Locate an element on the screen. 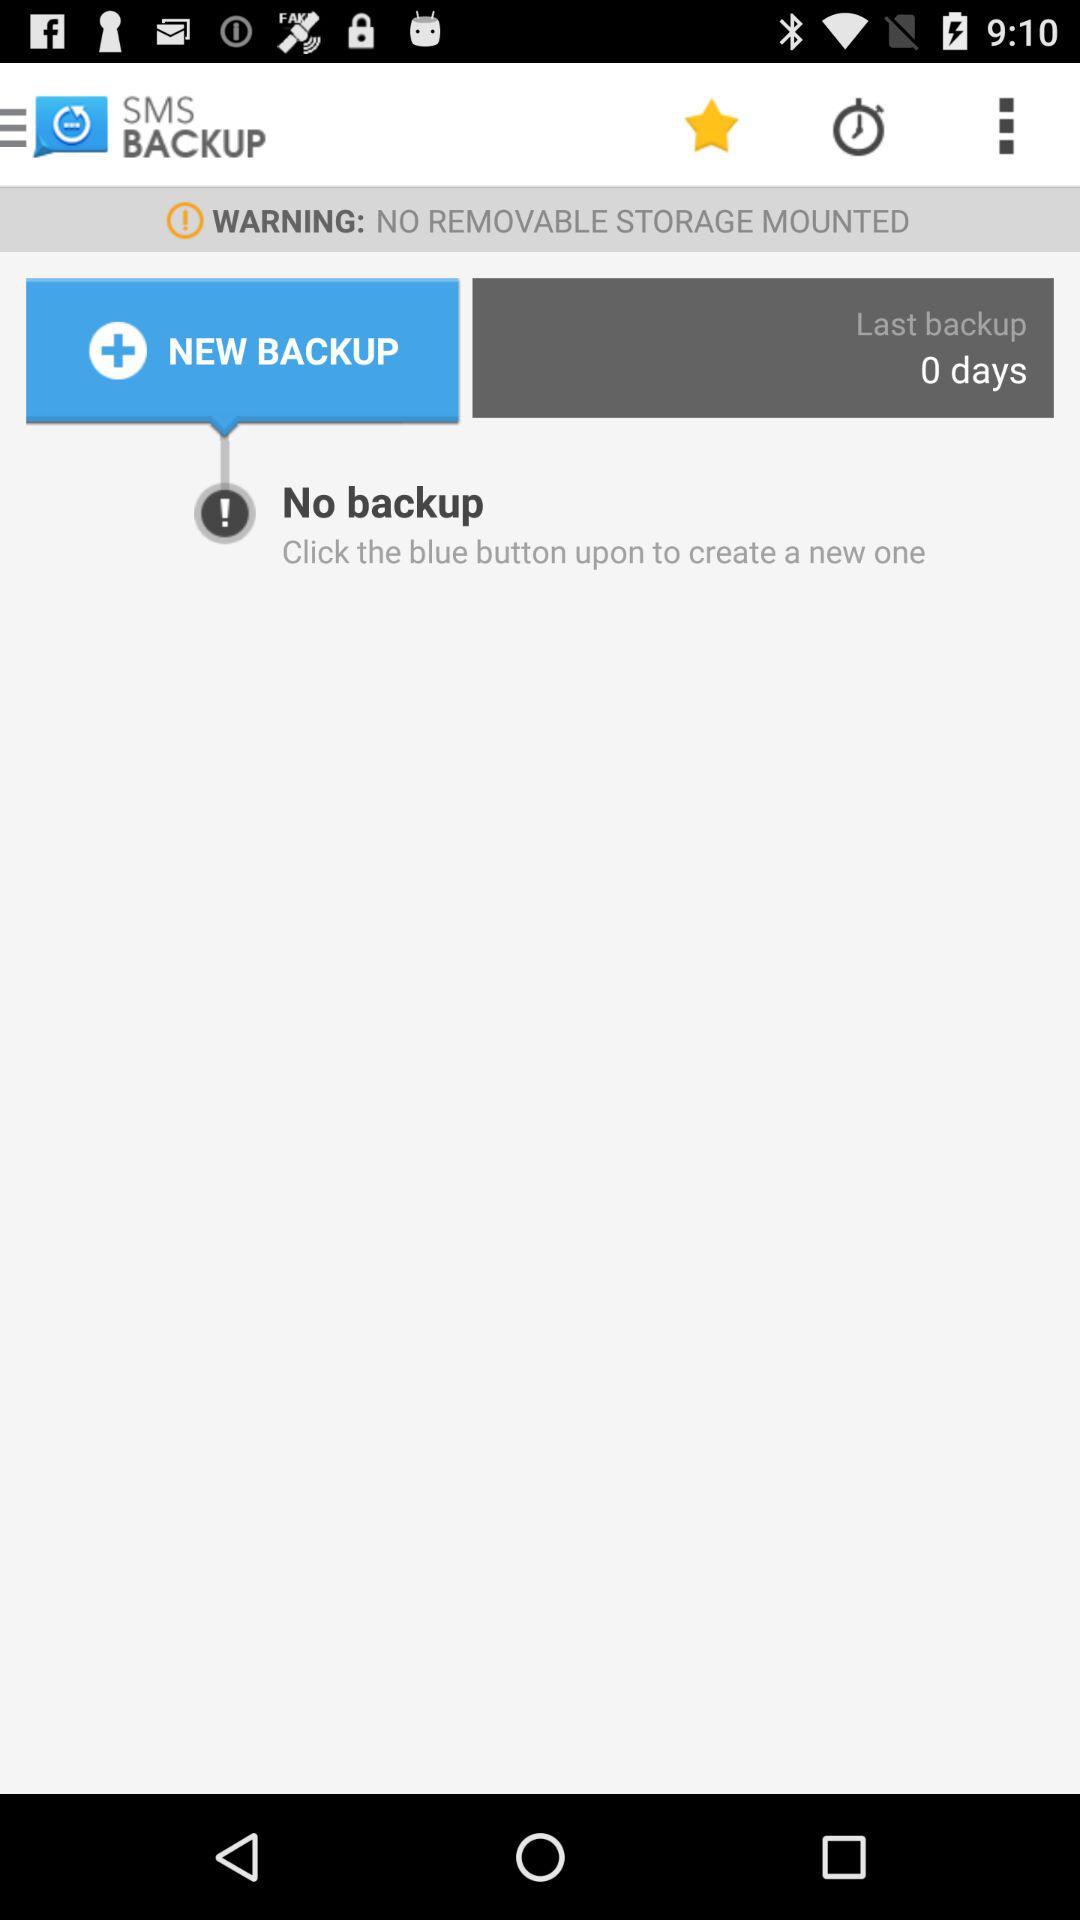  the app above no removable storage icon is located at coordinates (711, 124).